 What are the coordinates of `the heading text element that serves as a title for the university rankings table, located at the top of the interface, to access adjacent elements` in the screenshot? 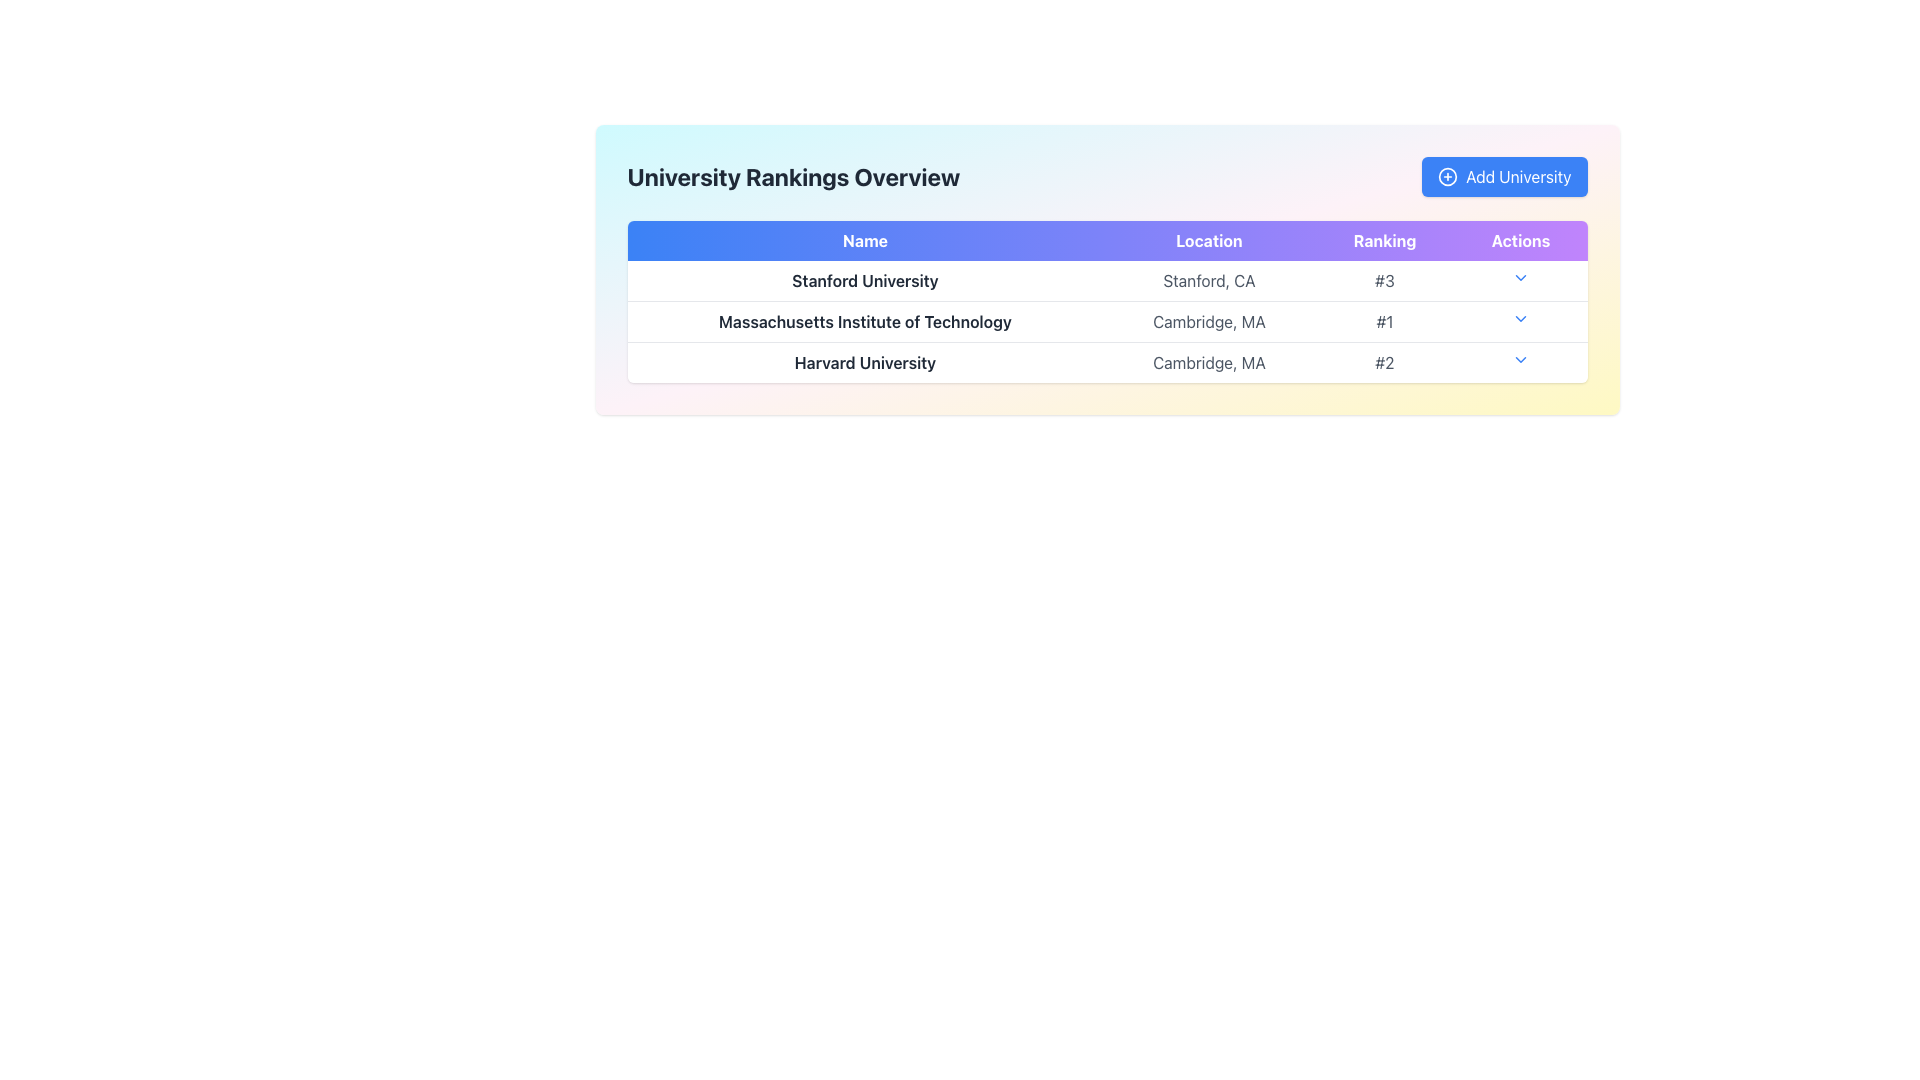 It's located at (792, 176).